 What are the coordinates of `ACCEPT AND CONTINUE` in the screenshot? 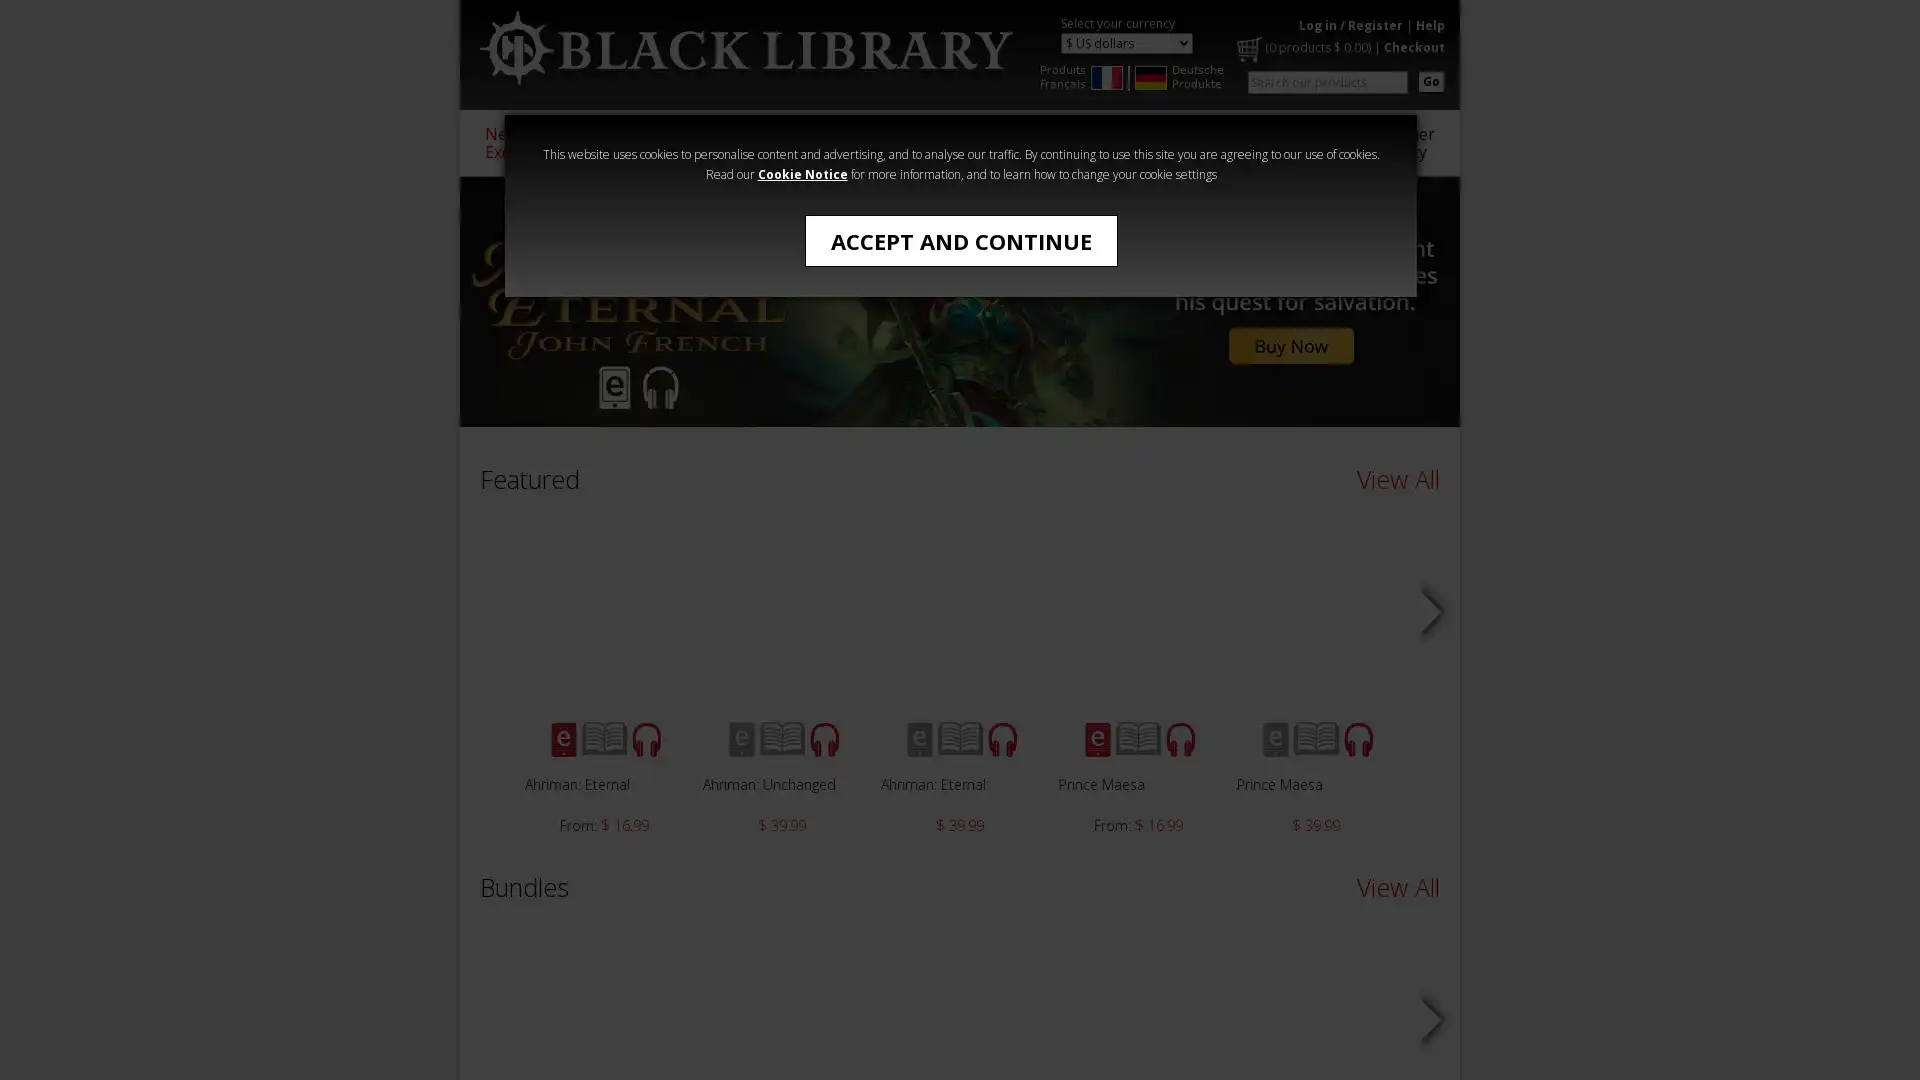 It's located at (960, 239).